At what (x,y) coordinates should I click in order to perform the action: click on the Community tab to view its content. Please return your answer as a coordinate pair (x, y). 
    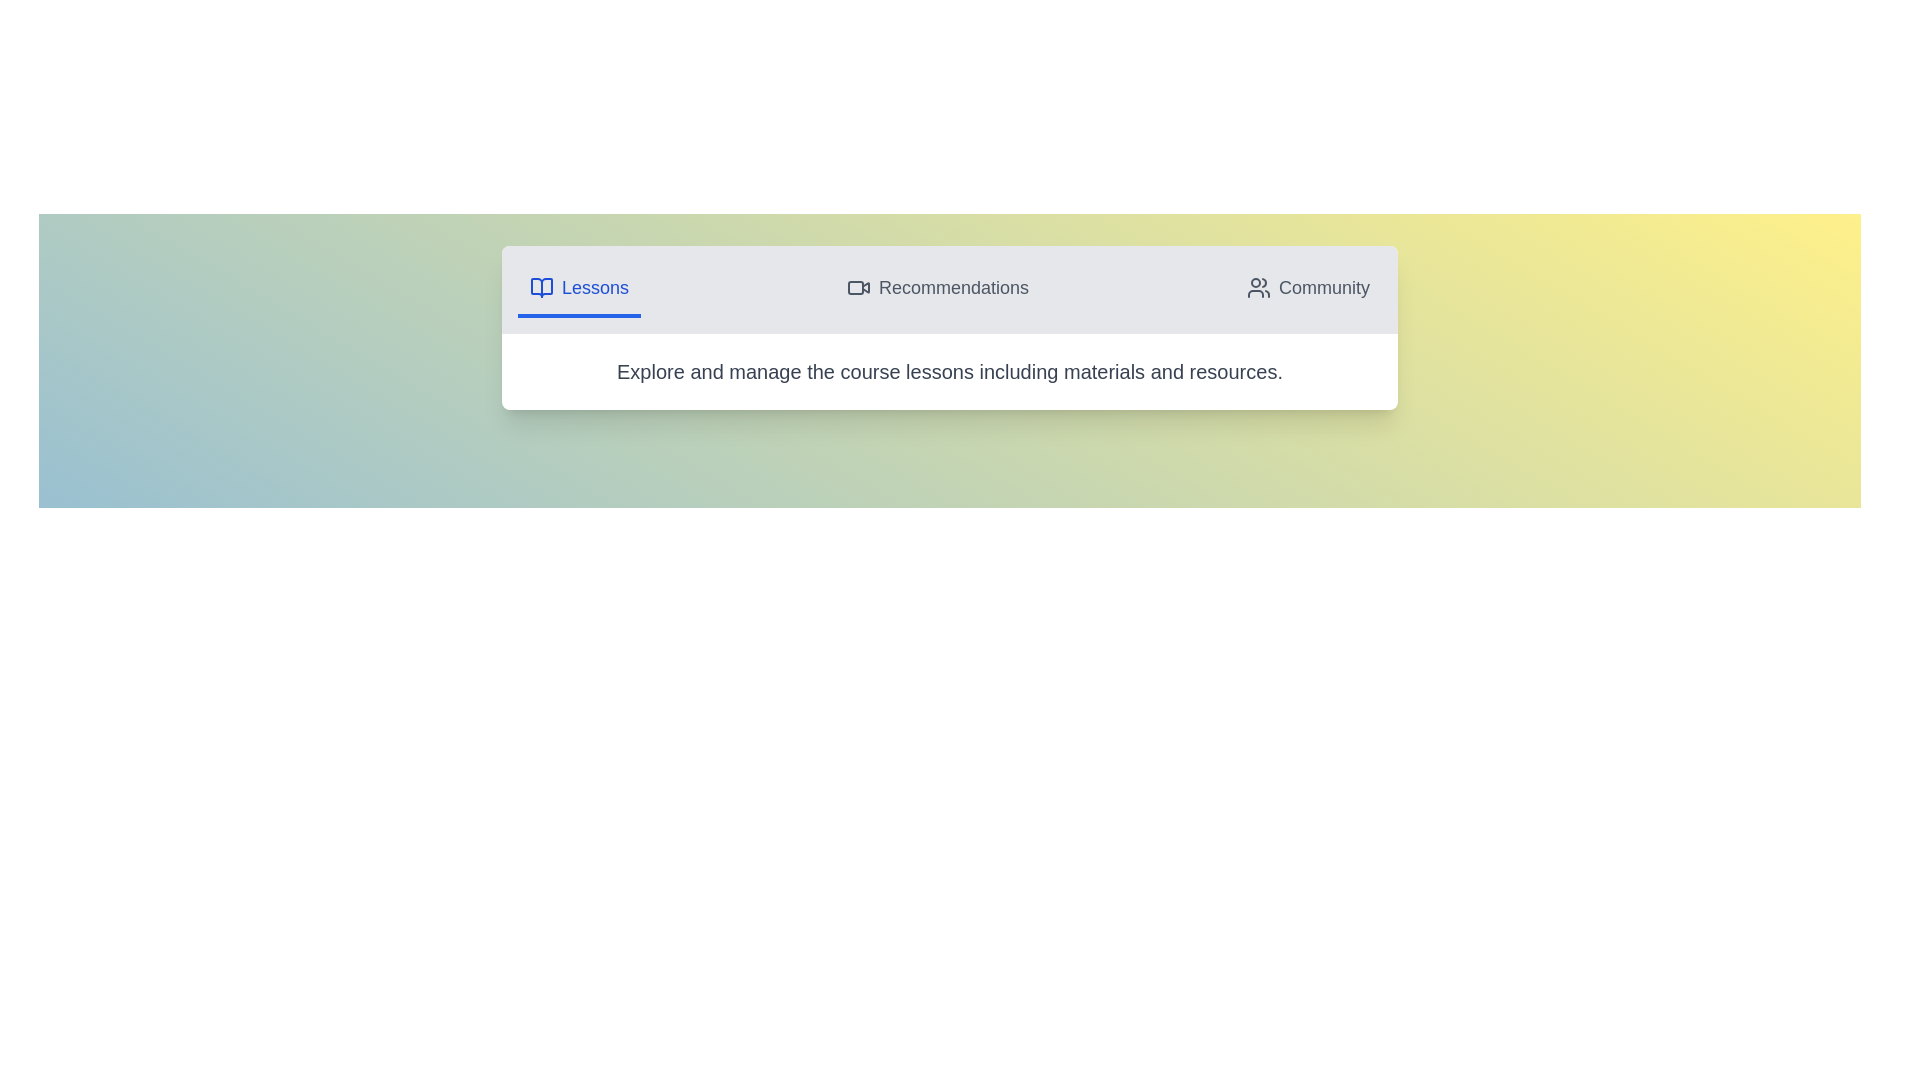
    Looking at the image, I should click on (1308, 289).